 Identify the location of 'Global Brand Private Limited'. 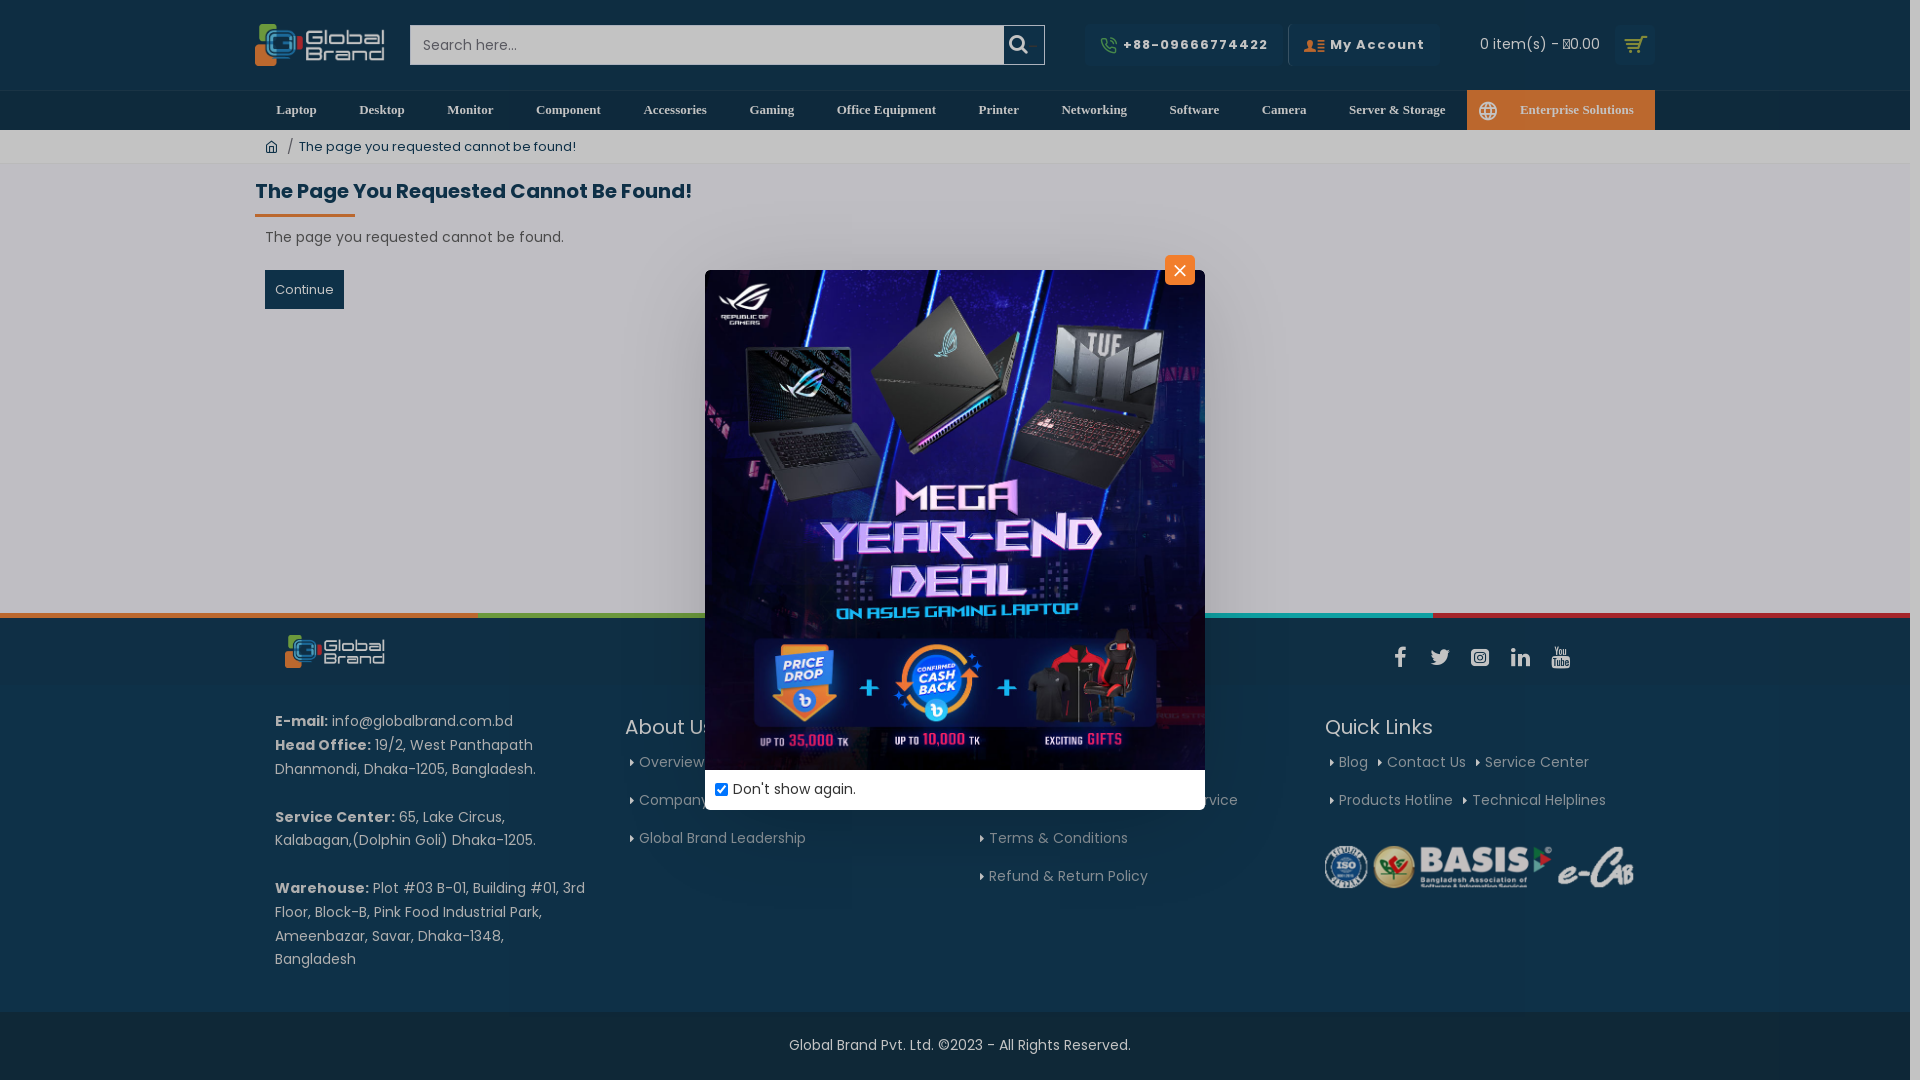
(320, 45).